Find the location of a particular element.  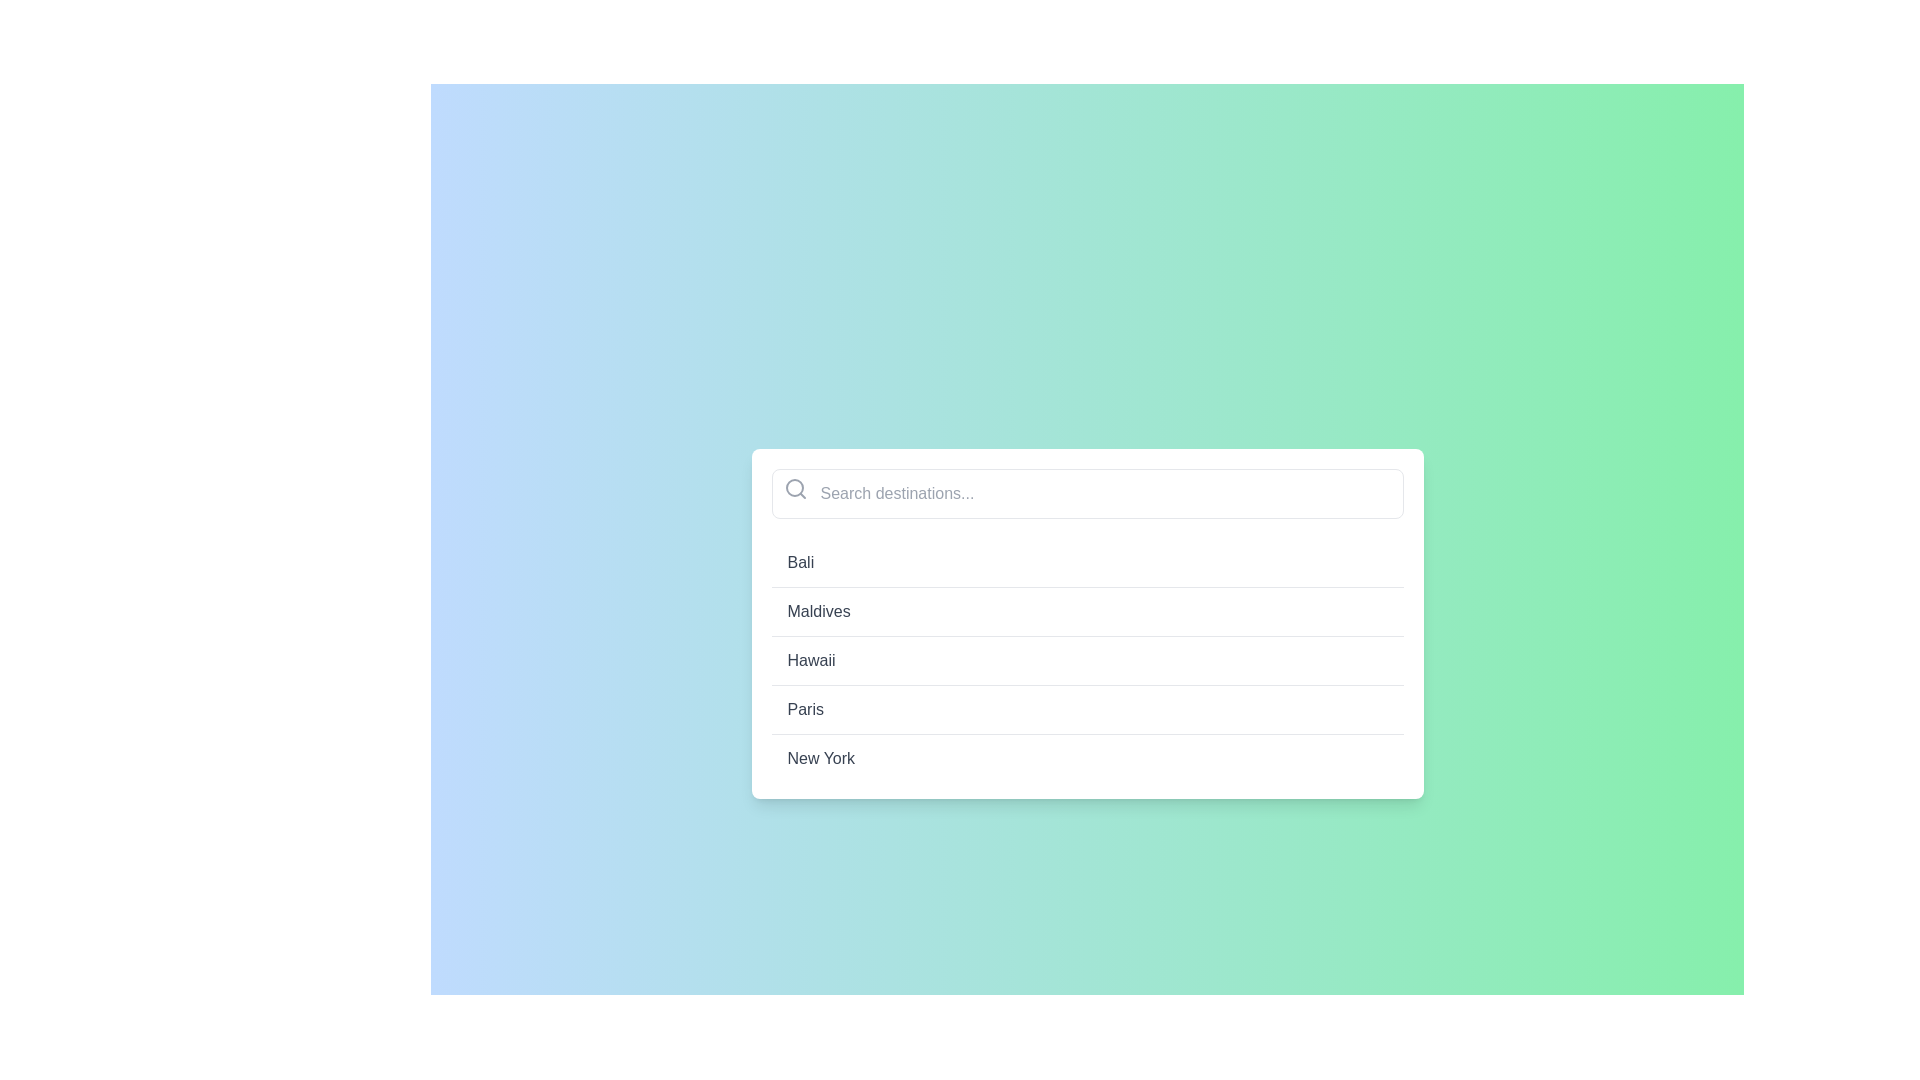

the 'New York' destination text label is located at coordinates (821, 759).